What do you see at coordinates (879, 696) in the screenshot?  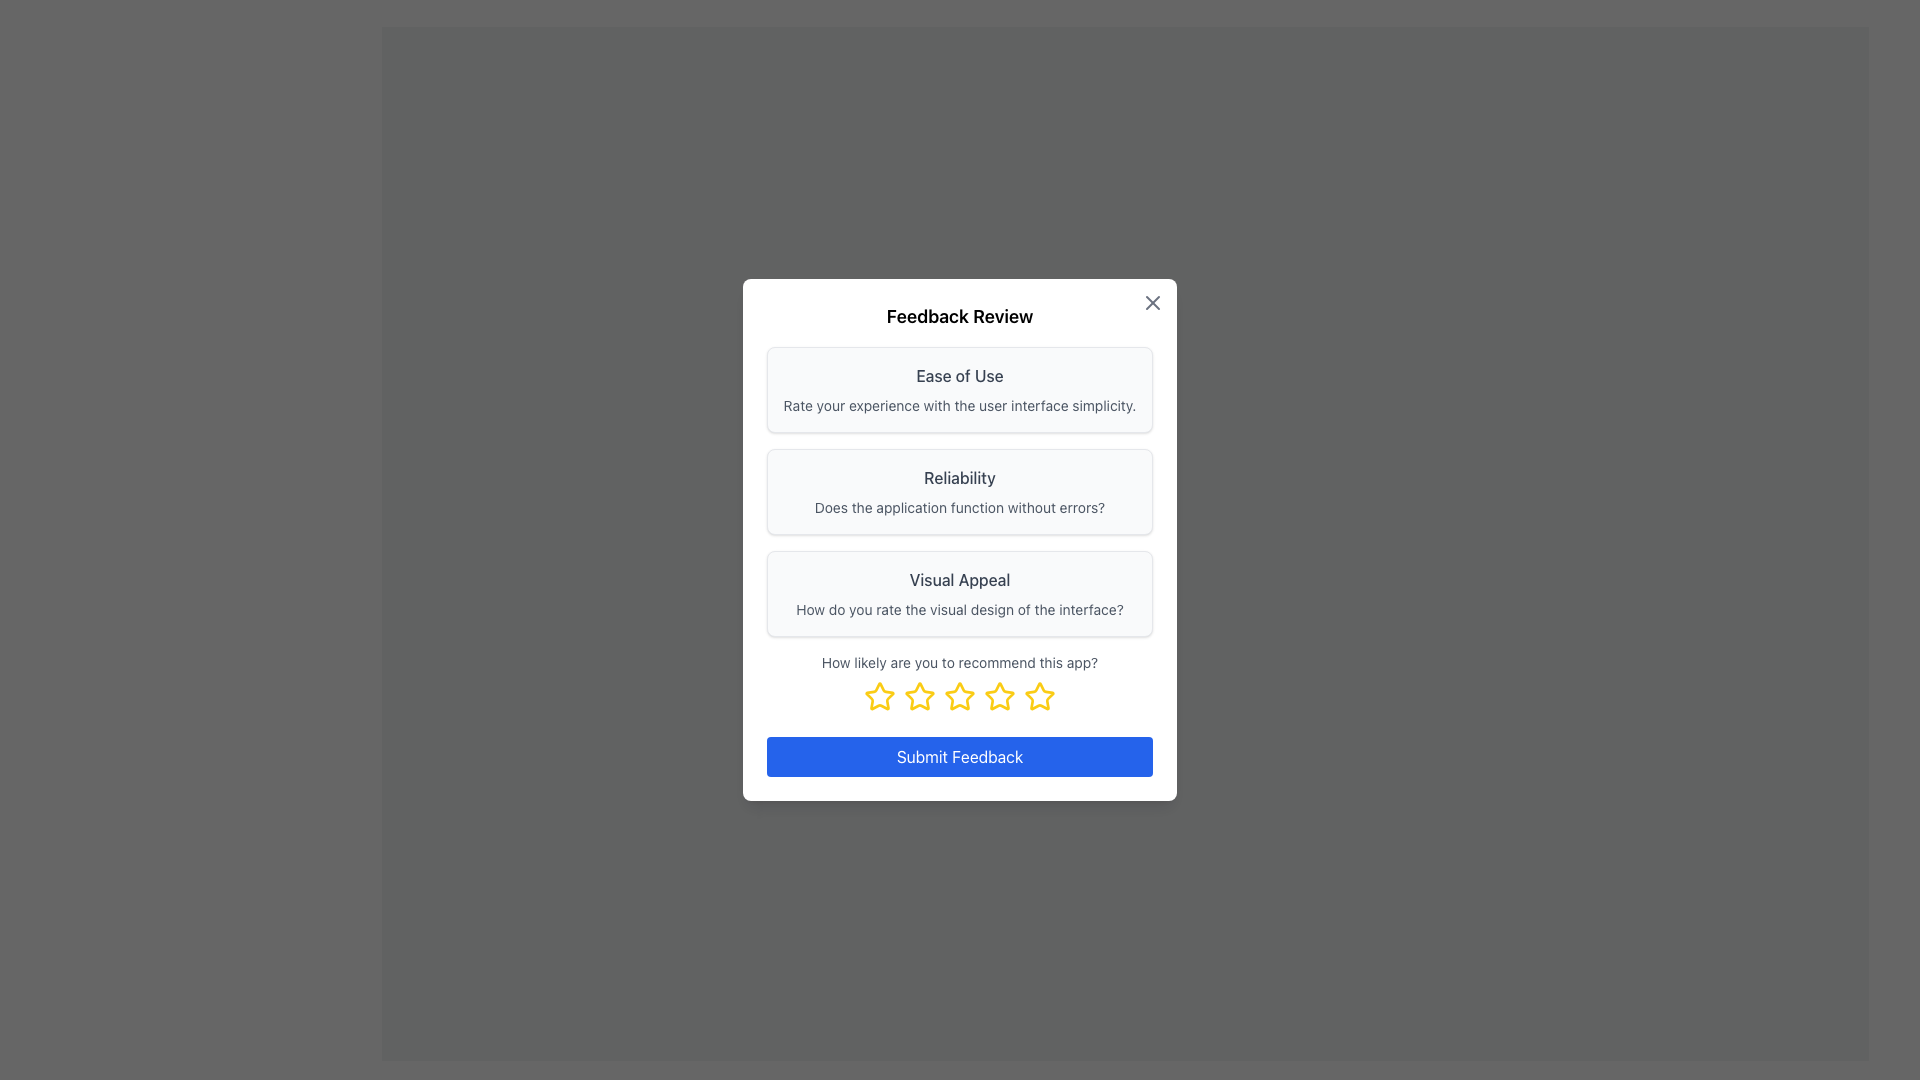 I see `the first interactive star icon in the feedback dialog box` at bounding box center [879, 696].